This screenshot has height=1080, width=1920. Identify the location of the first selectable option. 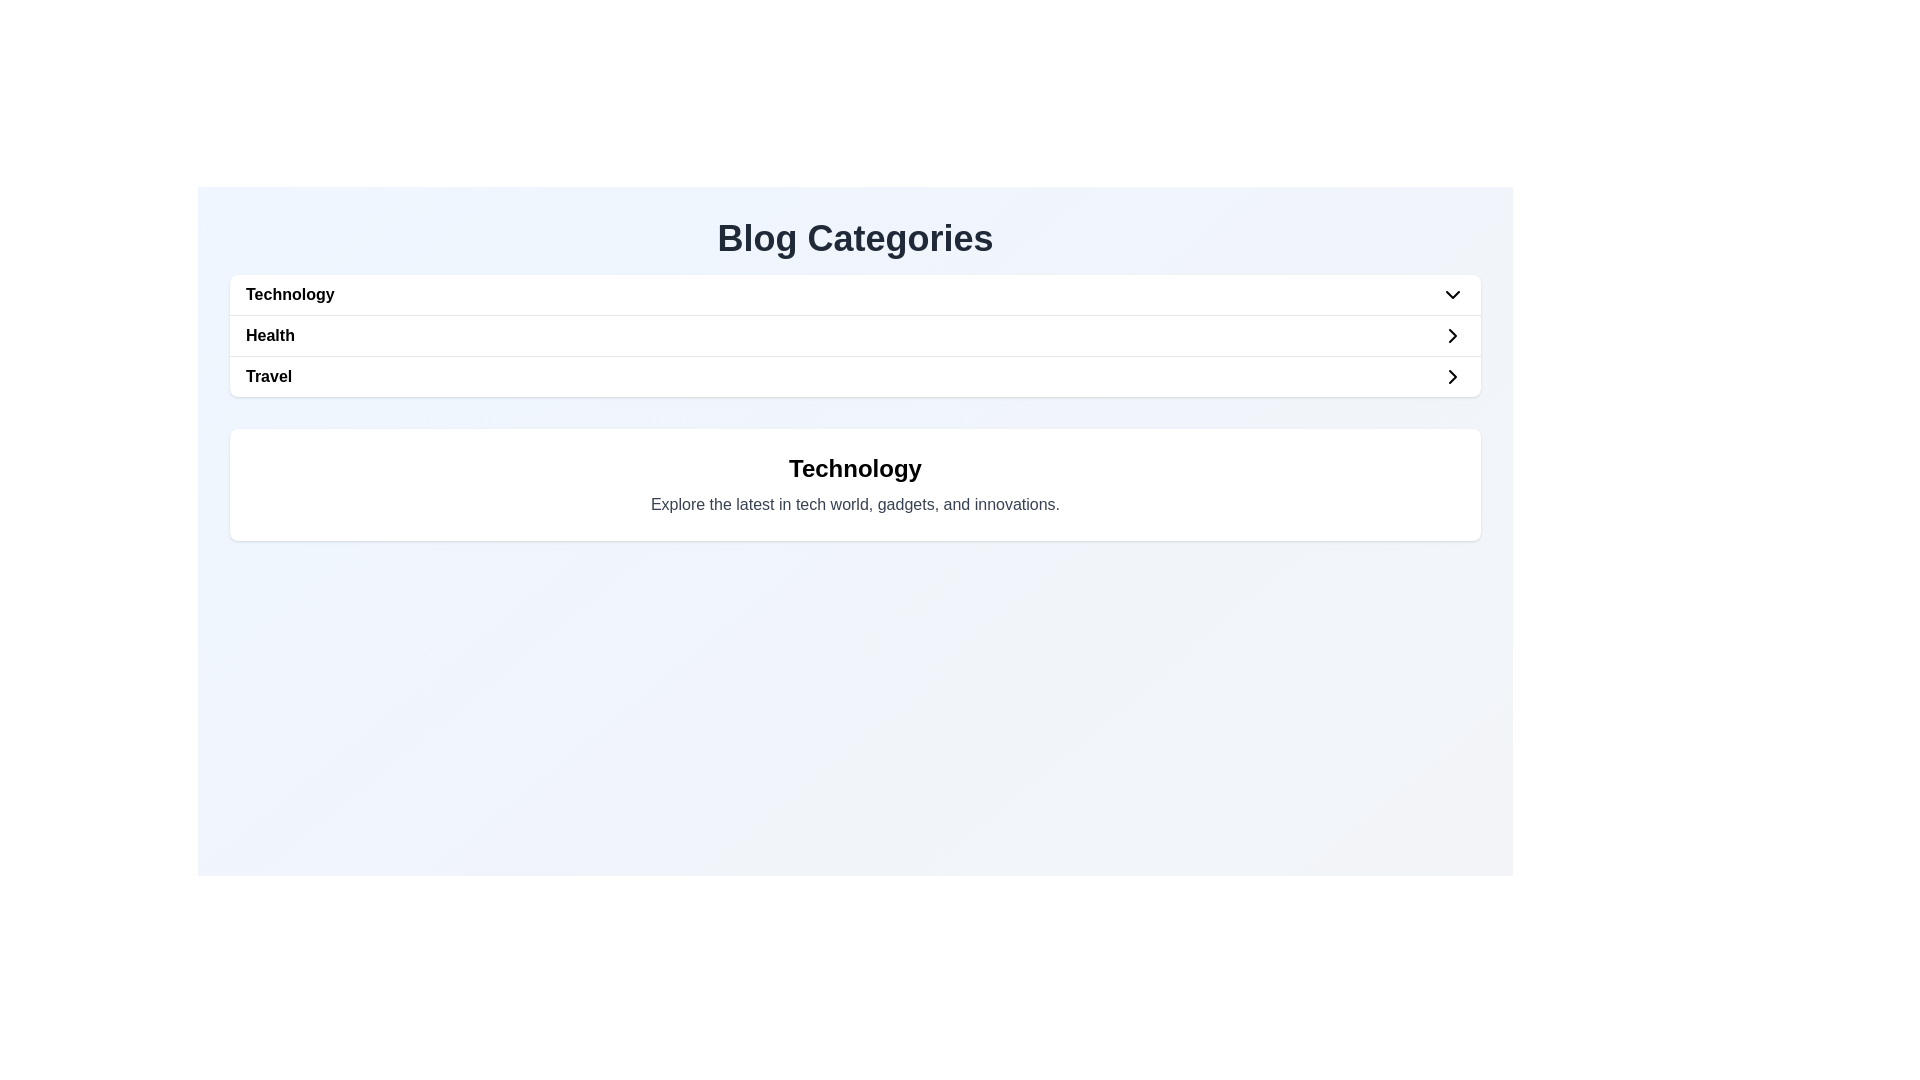
(855, 294).